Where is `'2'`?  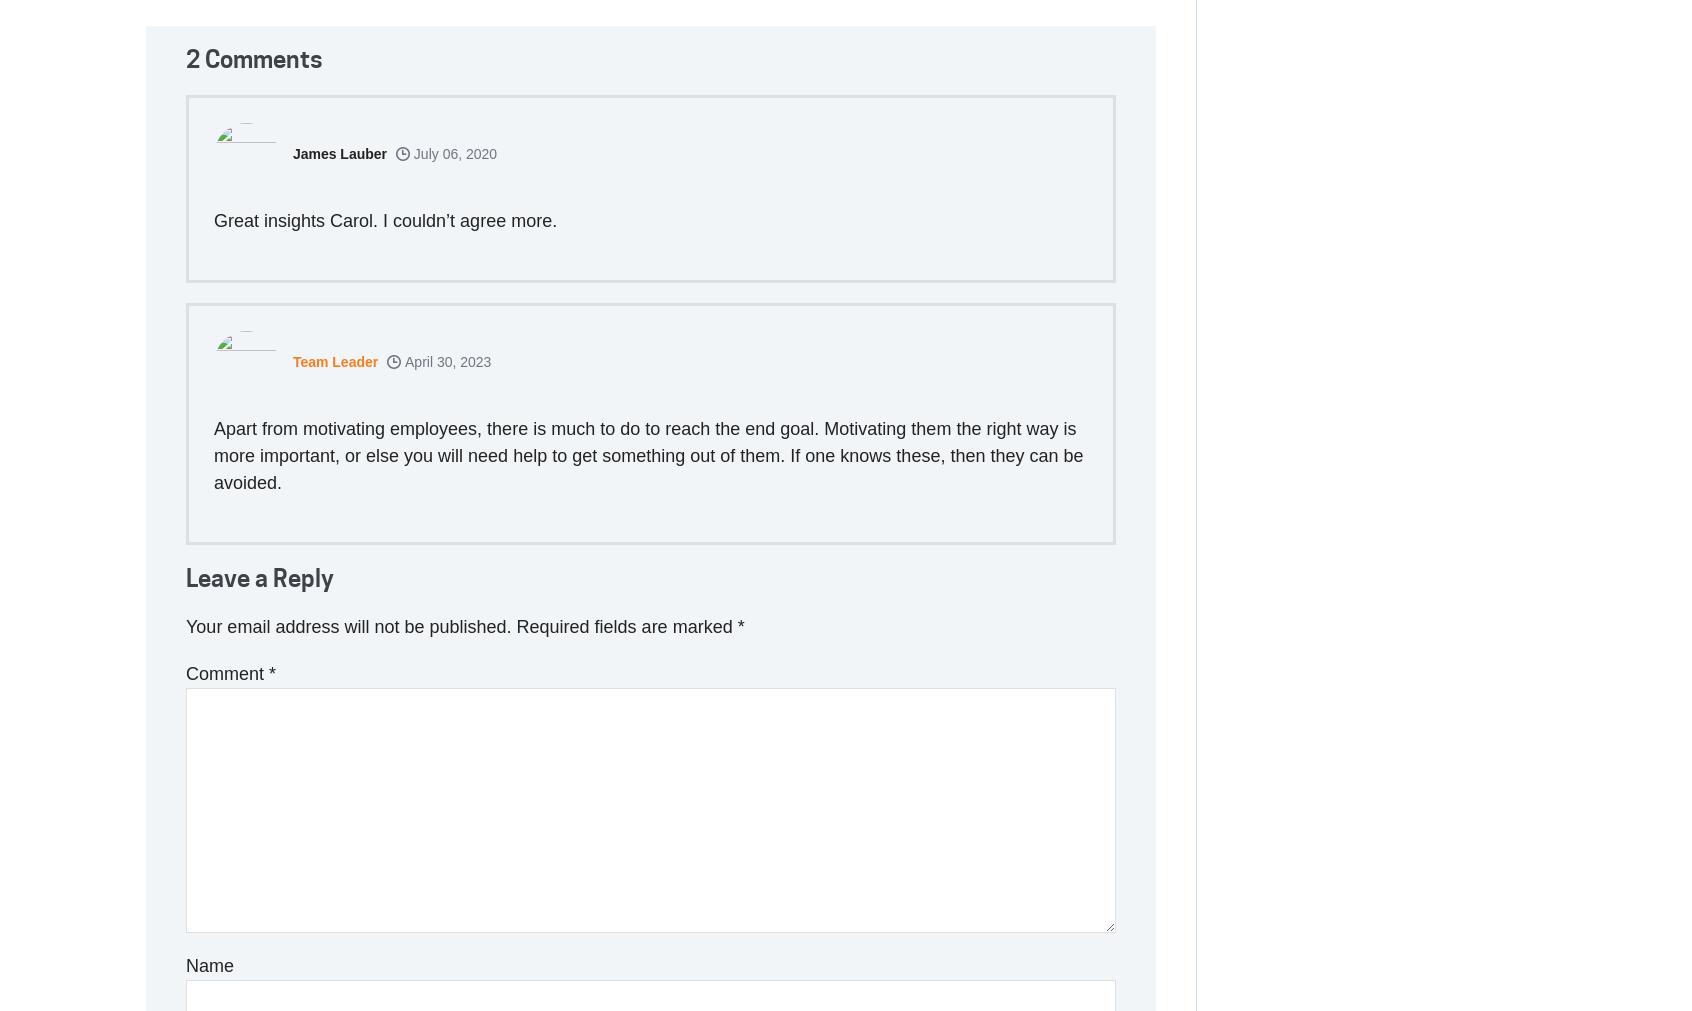
'2' is located at coordinates (192, 57).